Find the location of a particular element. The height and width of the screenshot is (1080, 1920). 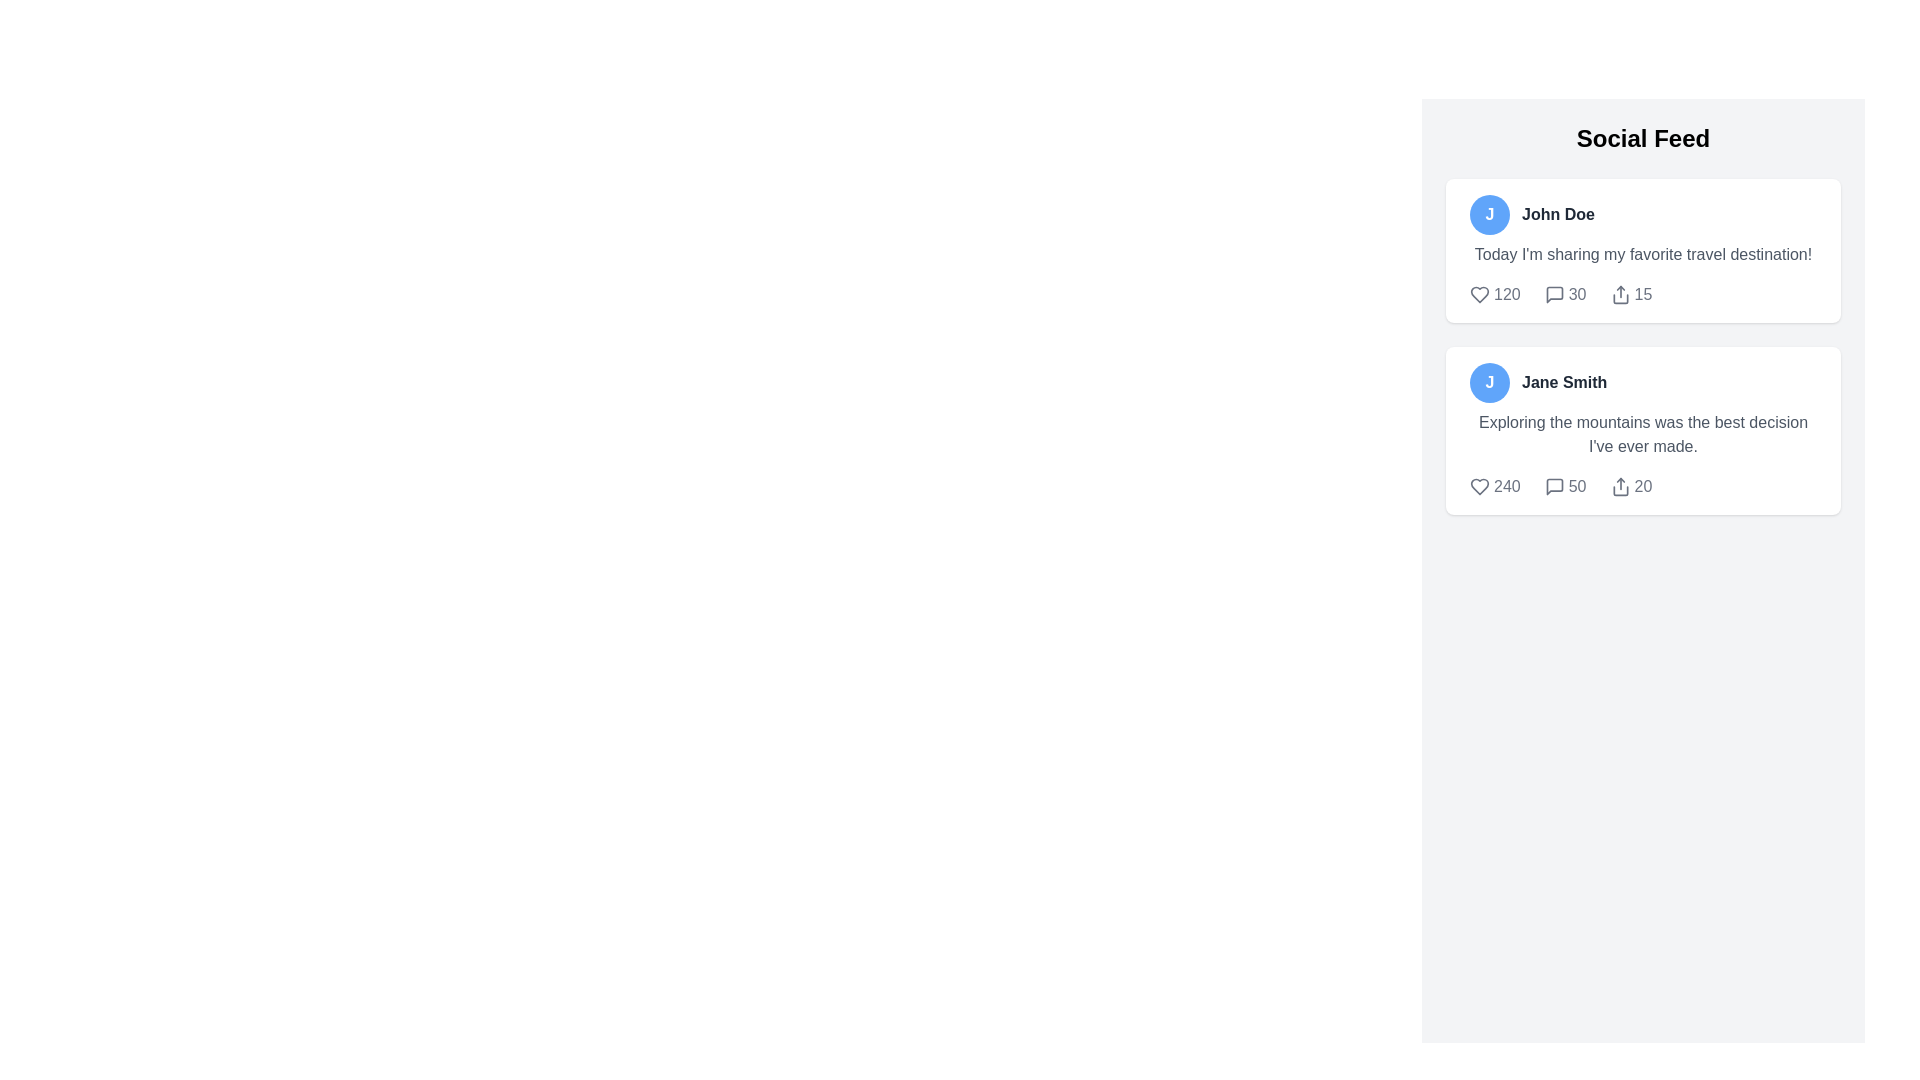

the heart icon, which signifies a 'like' or 'favorite' action for the associated post by 'John Doe' in the social feed is located at coordinates (1479, 294).